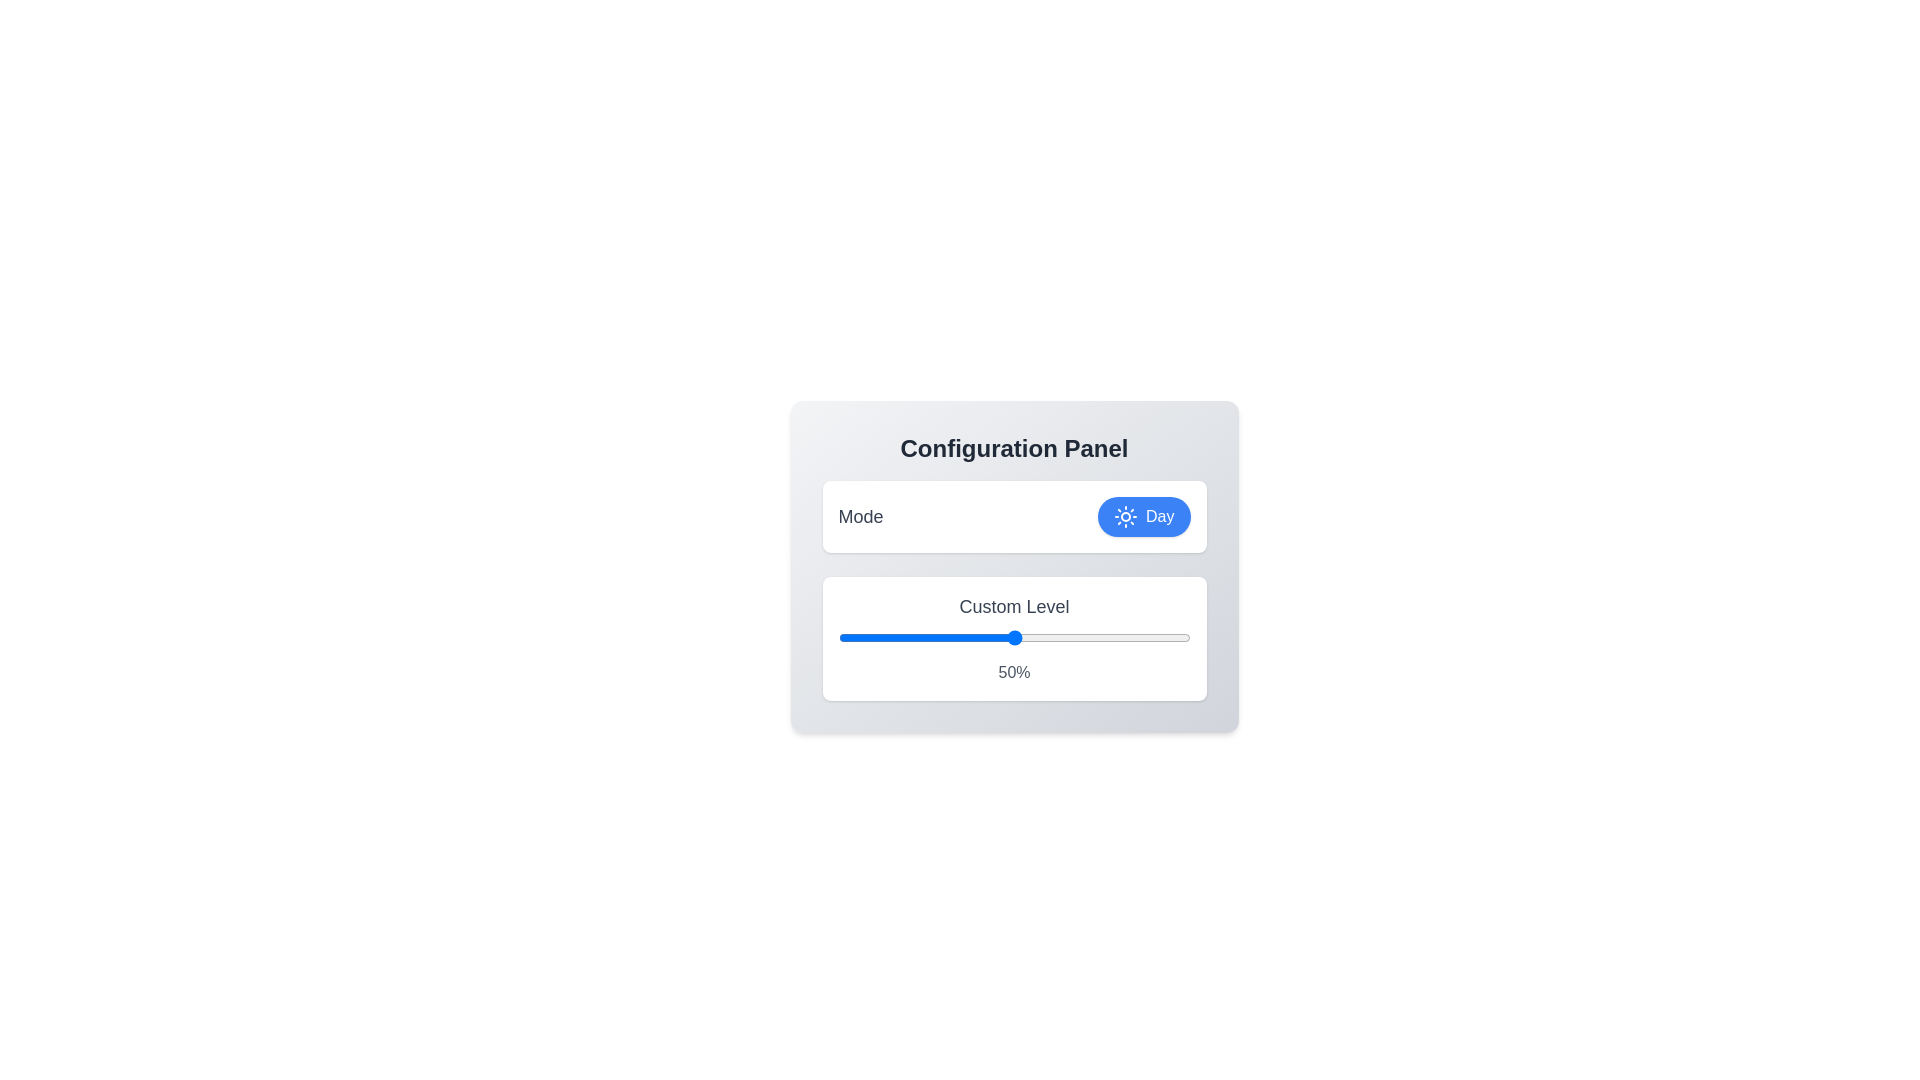 The height and width of the screenshot is (1080, 1920). What do you see at coordinates (1162, 637) in the screenshot?
I see `the slider to set the custom level to 92%` at bounding box center [1162, 637].